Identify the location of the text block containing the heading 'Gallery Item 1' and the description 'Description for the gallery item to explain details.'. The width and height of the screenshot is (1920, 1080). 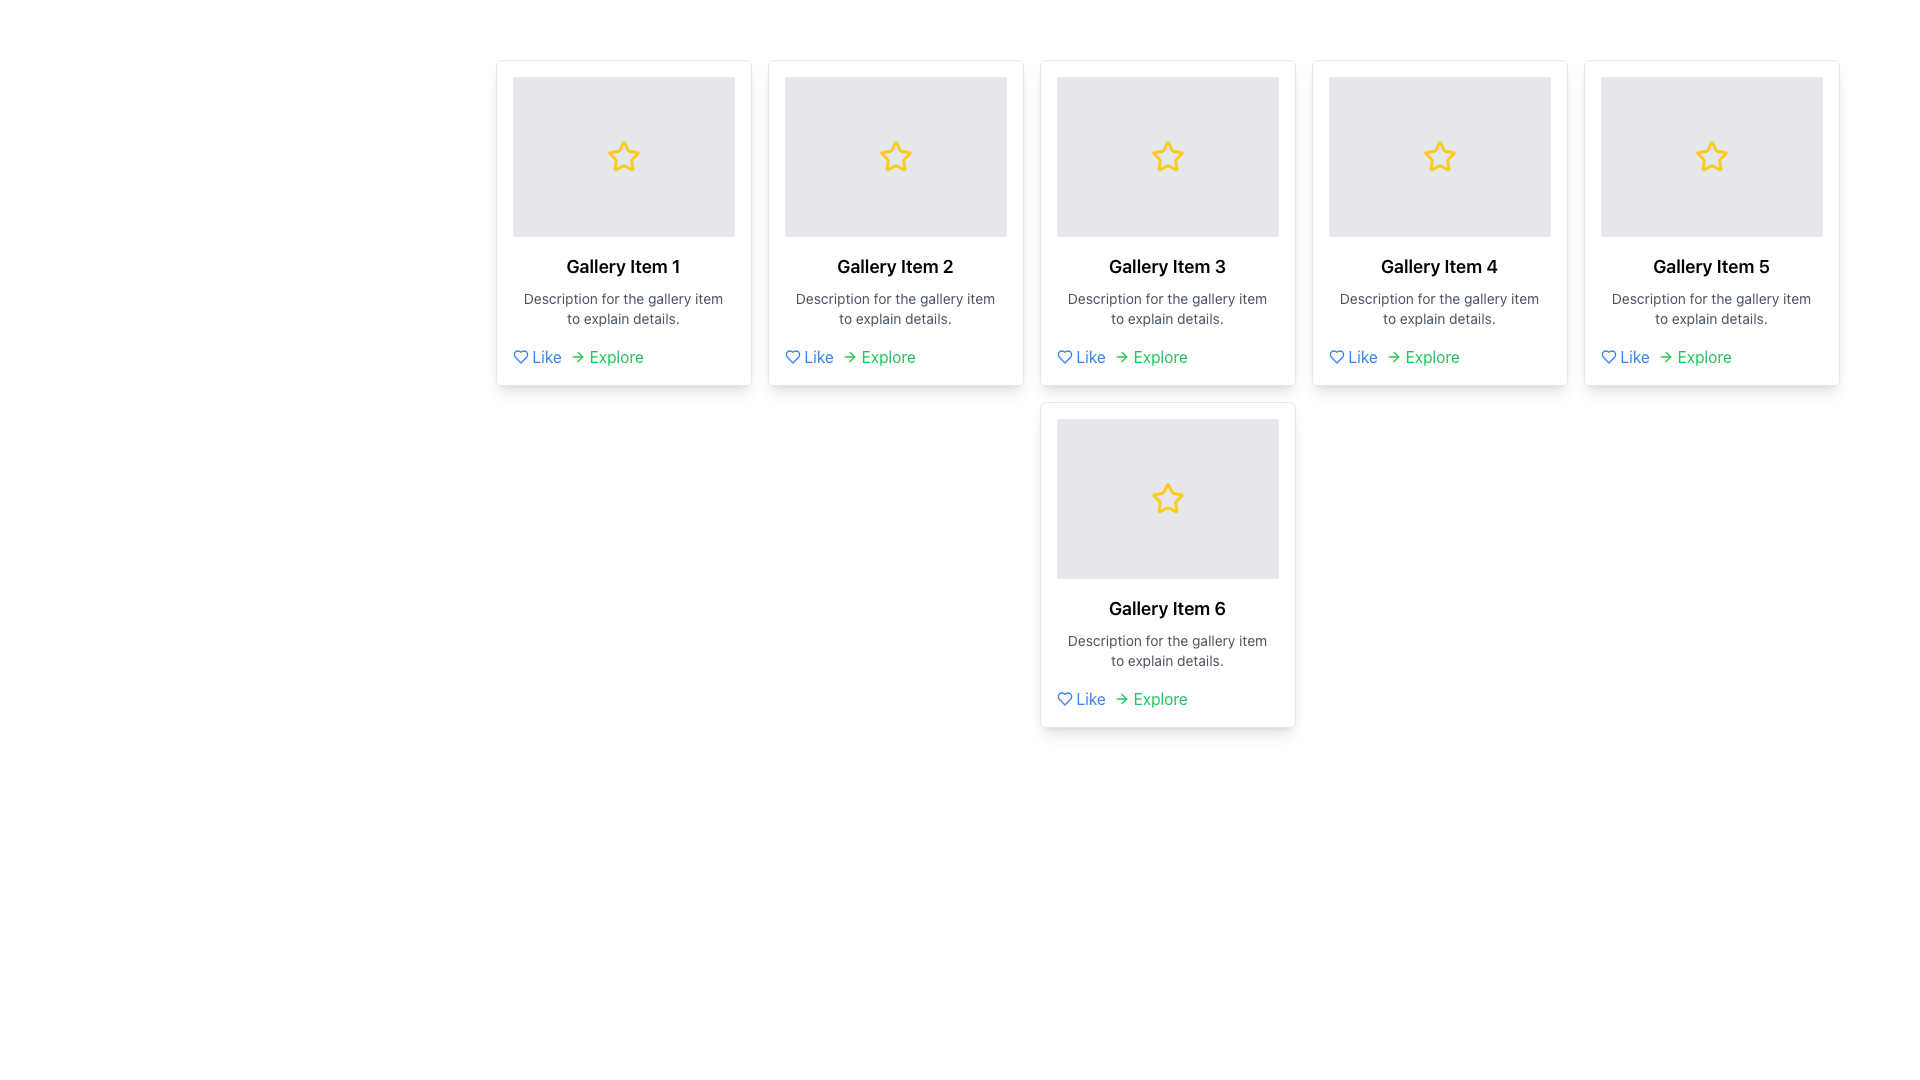
(622, 290).